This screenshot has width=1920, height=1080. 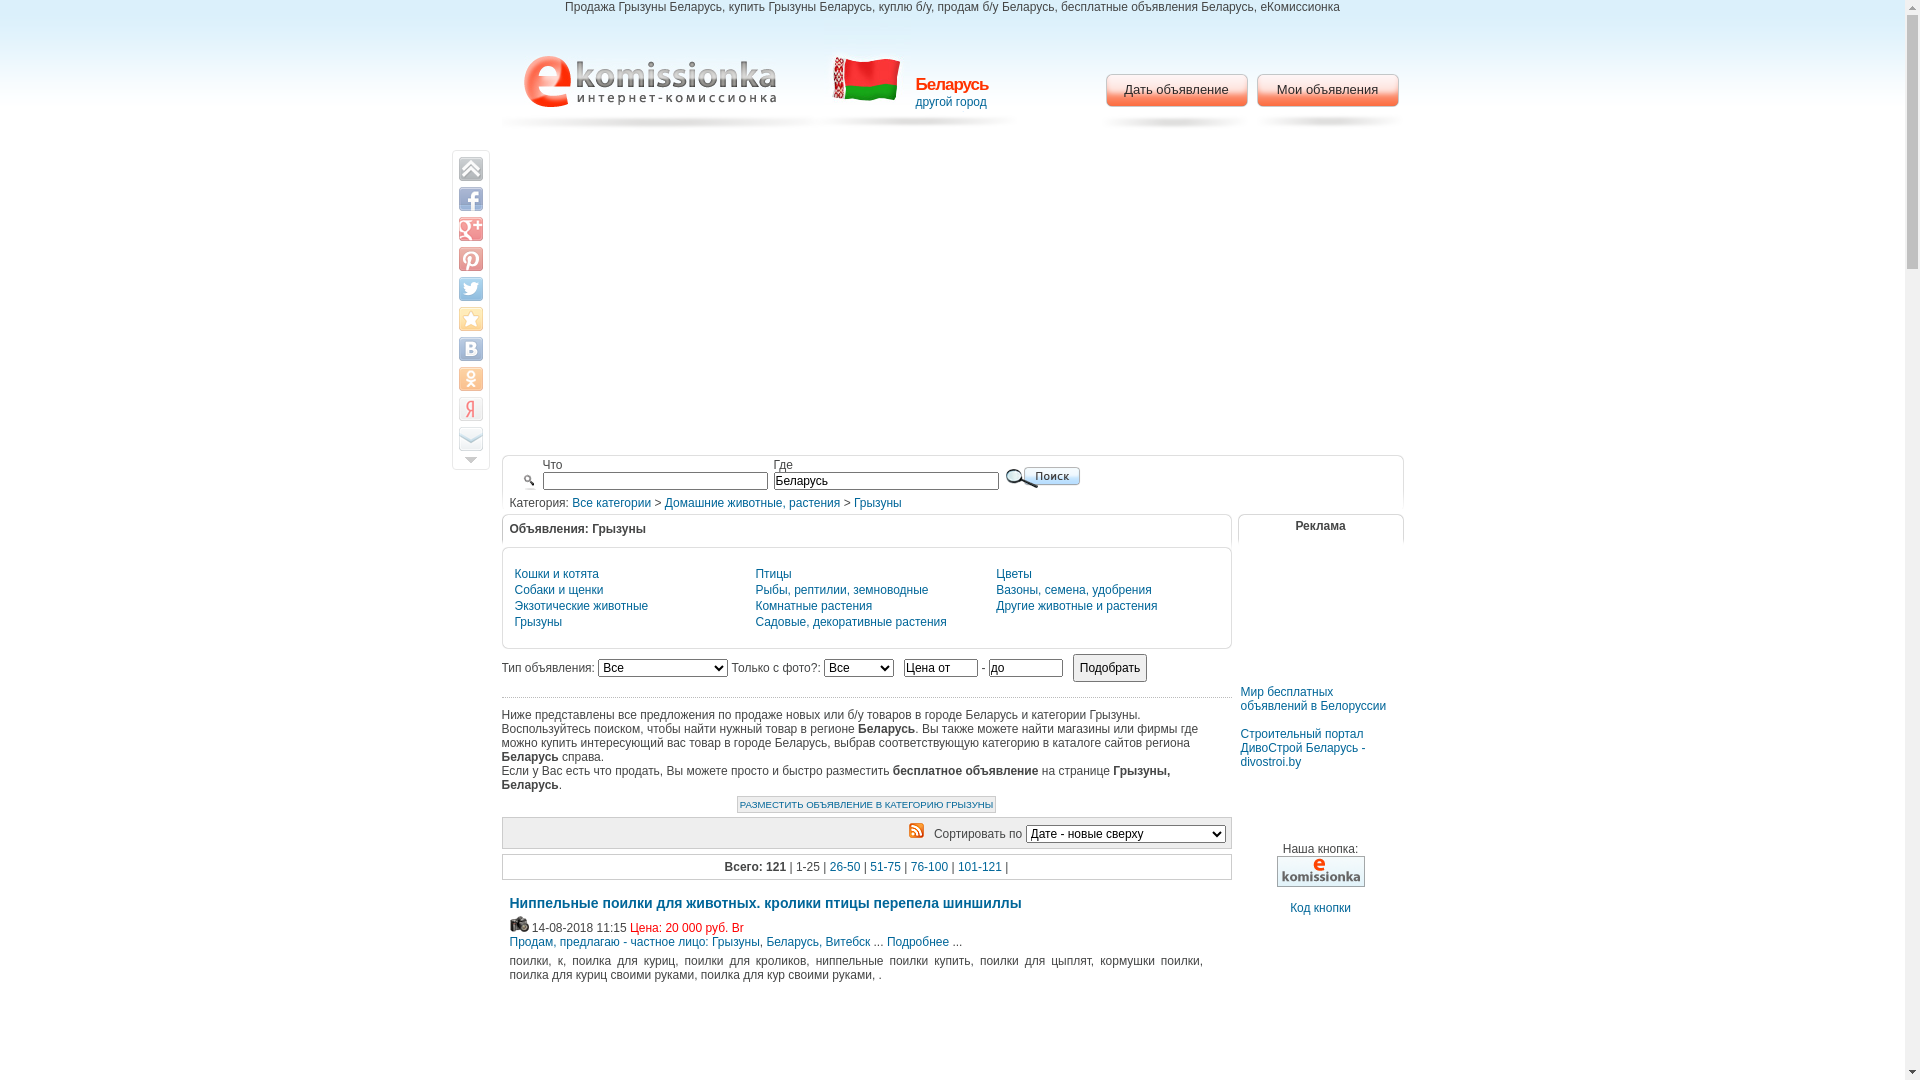 I want to click on '26-50', so click(x=845, y=866).